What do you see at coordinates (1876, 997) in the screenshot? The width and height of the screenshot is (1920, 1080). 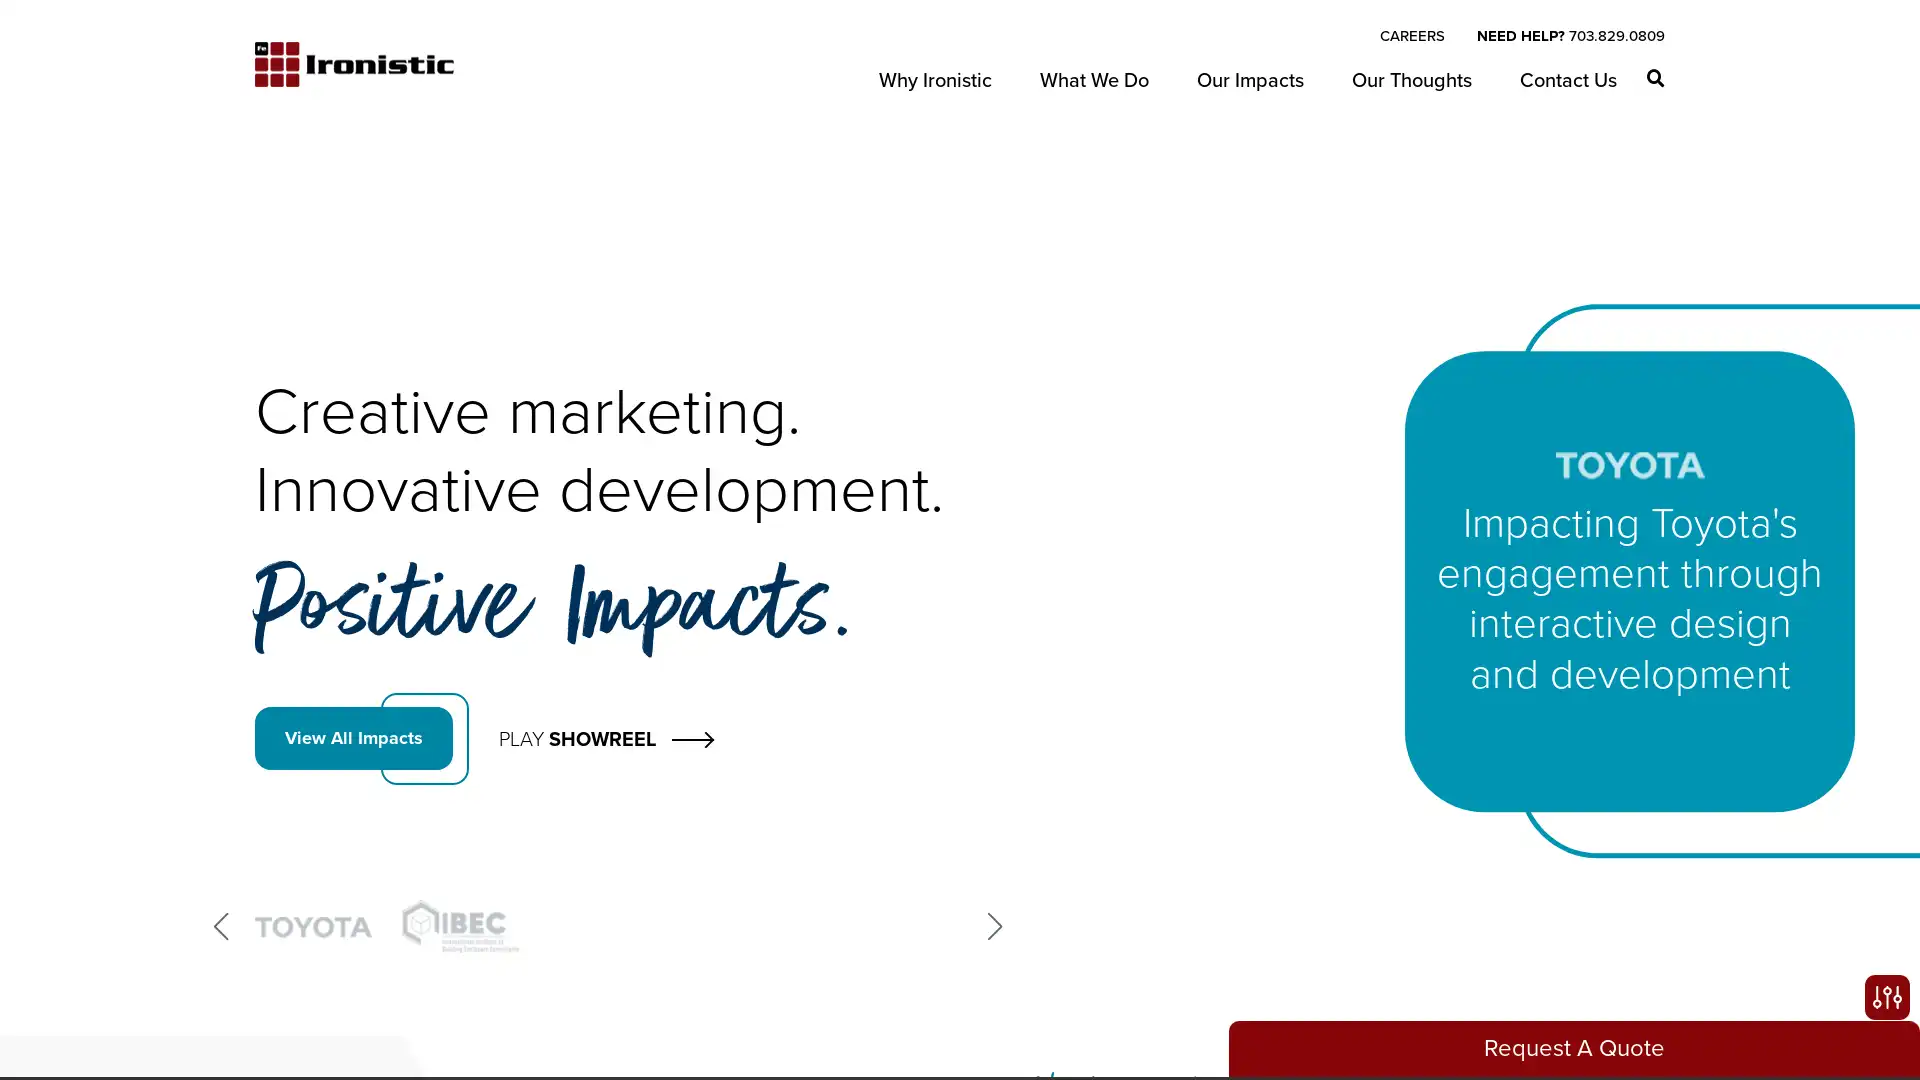 I see `Open accessibility options, statement and help` at bounding box center [1876, 997].